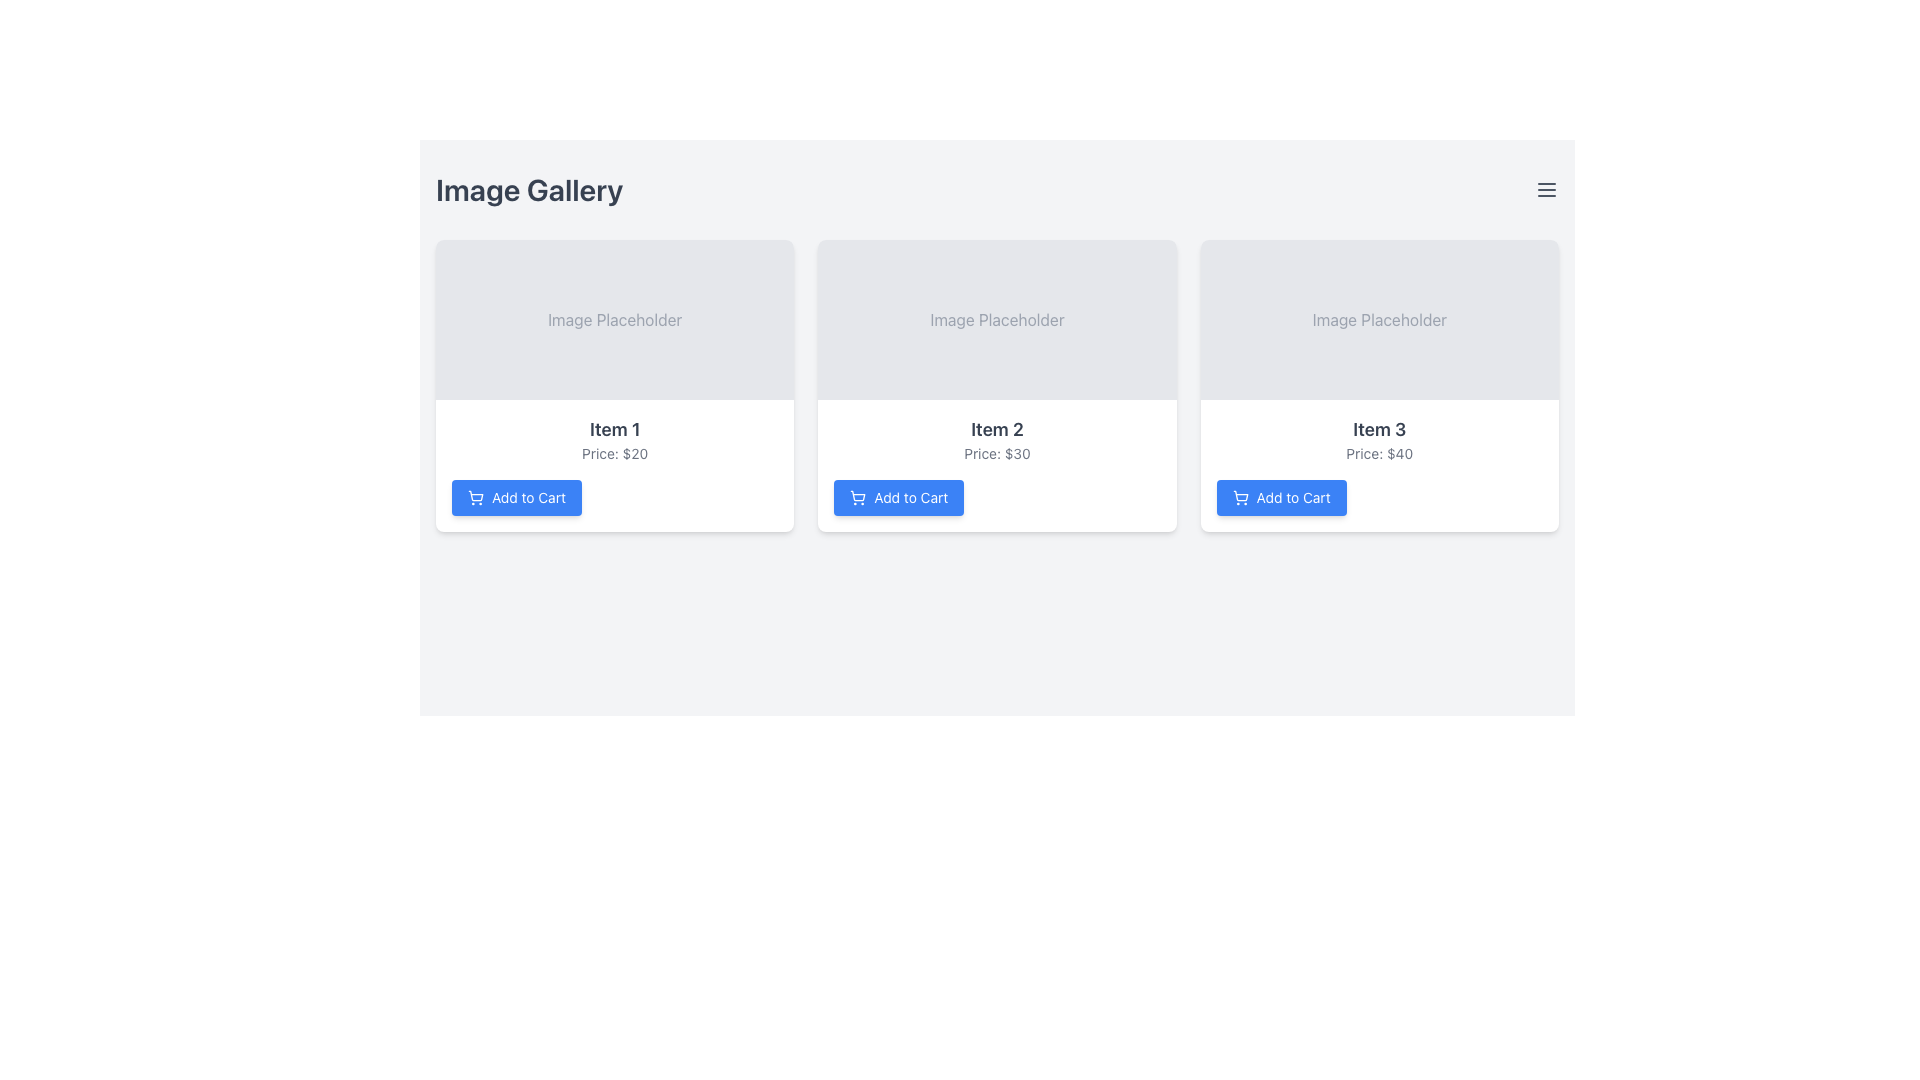  What do you see at coordinates (858, 496) in the screenshot?
I see `the shopping cart icon located inside the 'Add to Cart' button beneath the 'Item 2' title` at bounding box center [858, 496].